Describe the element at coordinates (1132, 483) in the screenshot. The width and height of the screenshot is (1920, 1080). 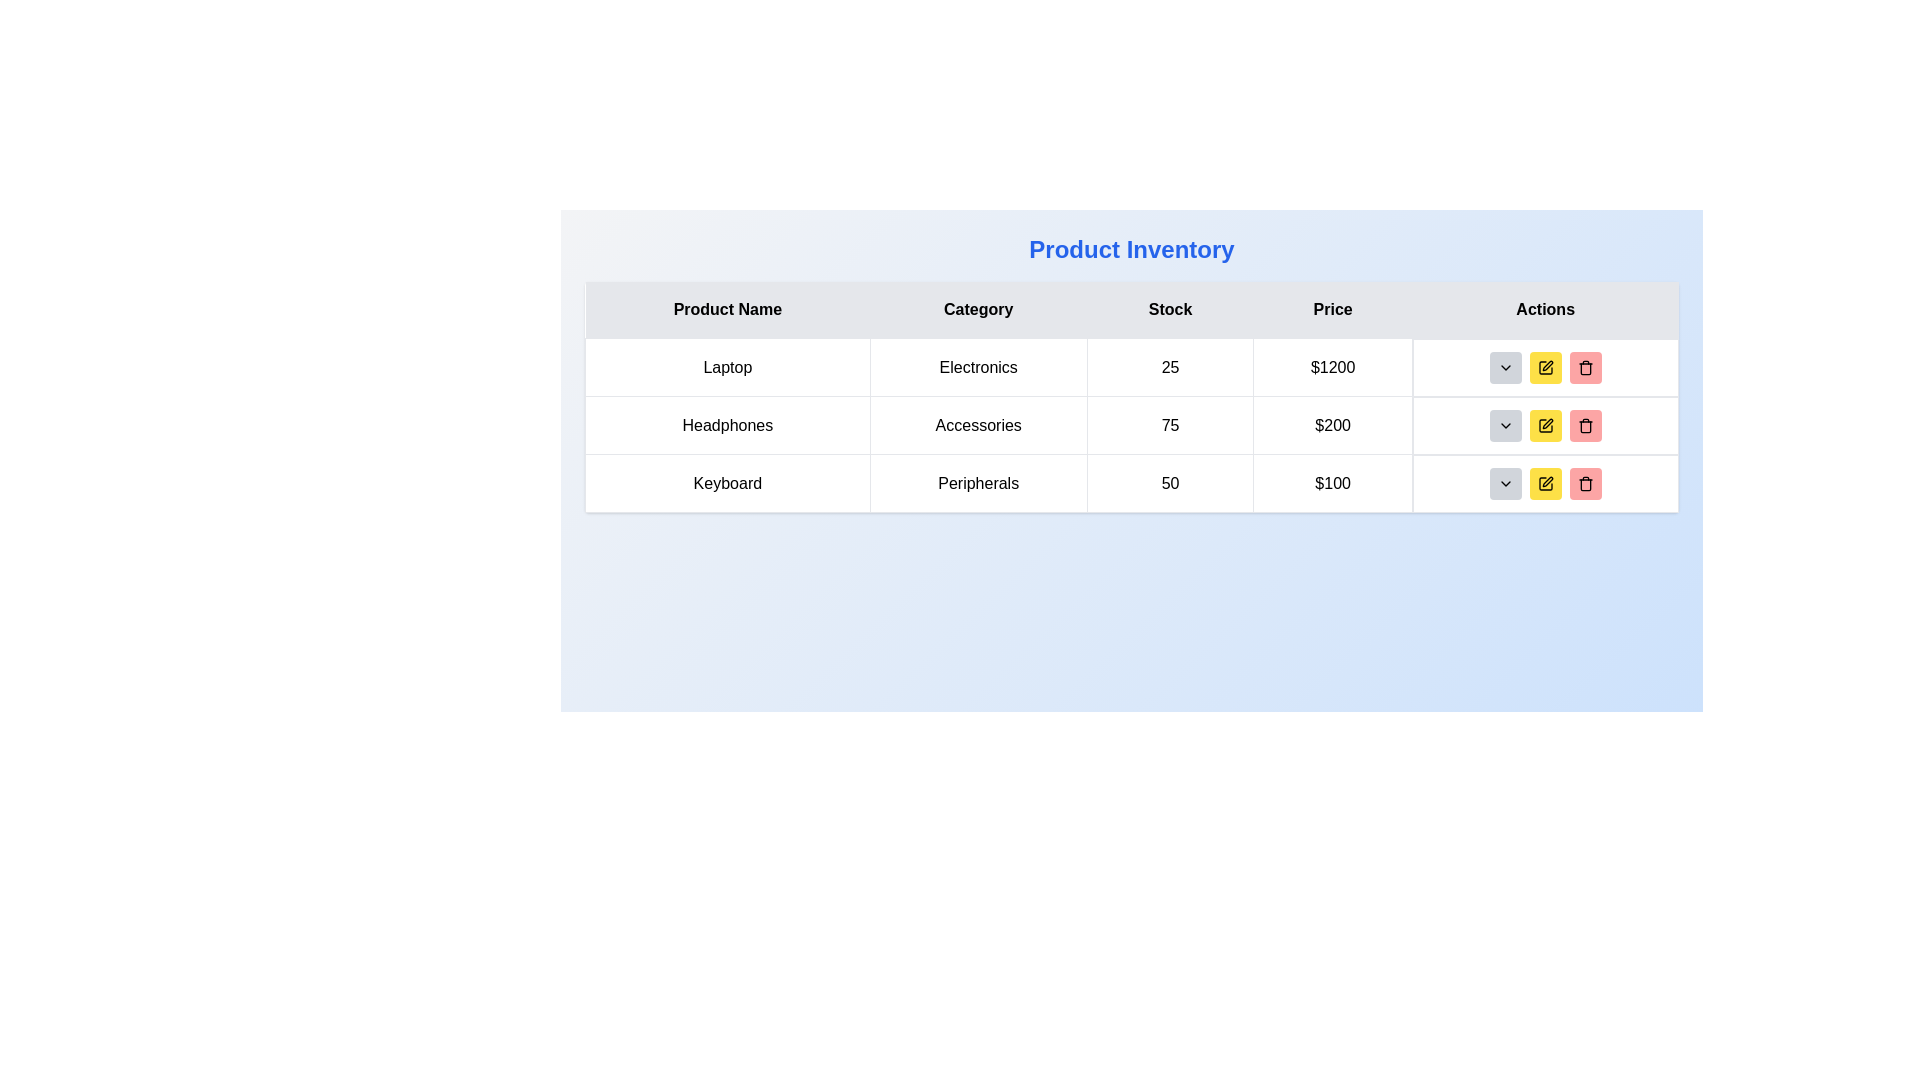
I see `the third row in the 'Product Inventory' table displaying information about the Keyboard, located between the 'Headphones' row and the subsequent rows` at that location.